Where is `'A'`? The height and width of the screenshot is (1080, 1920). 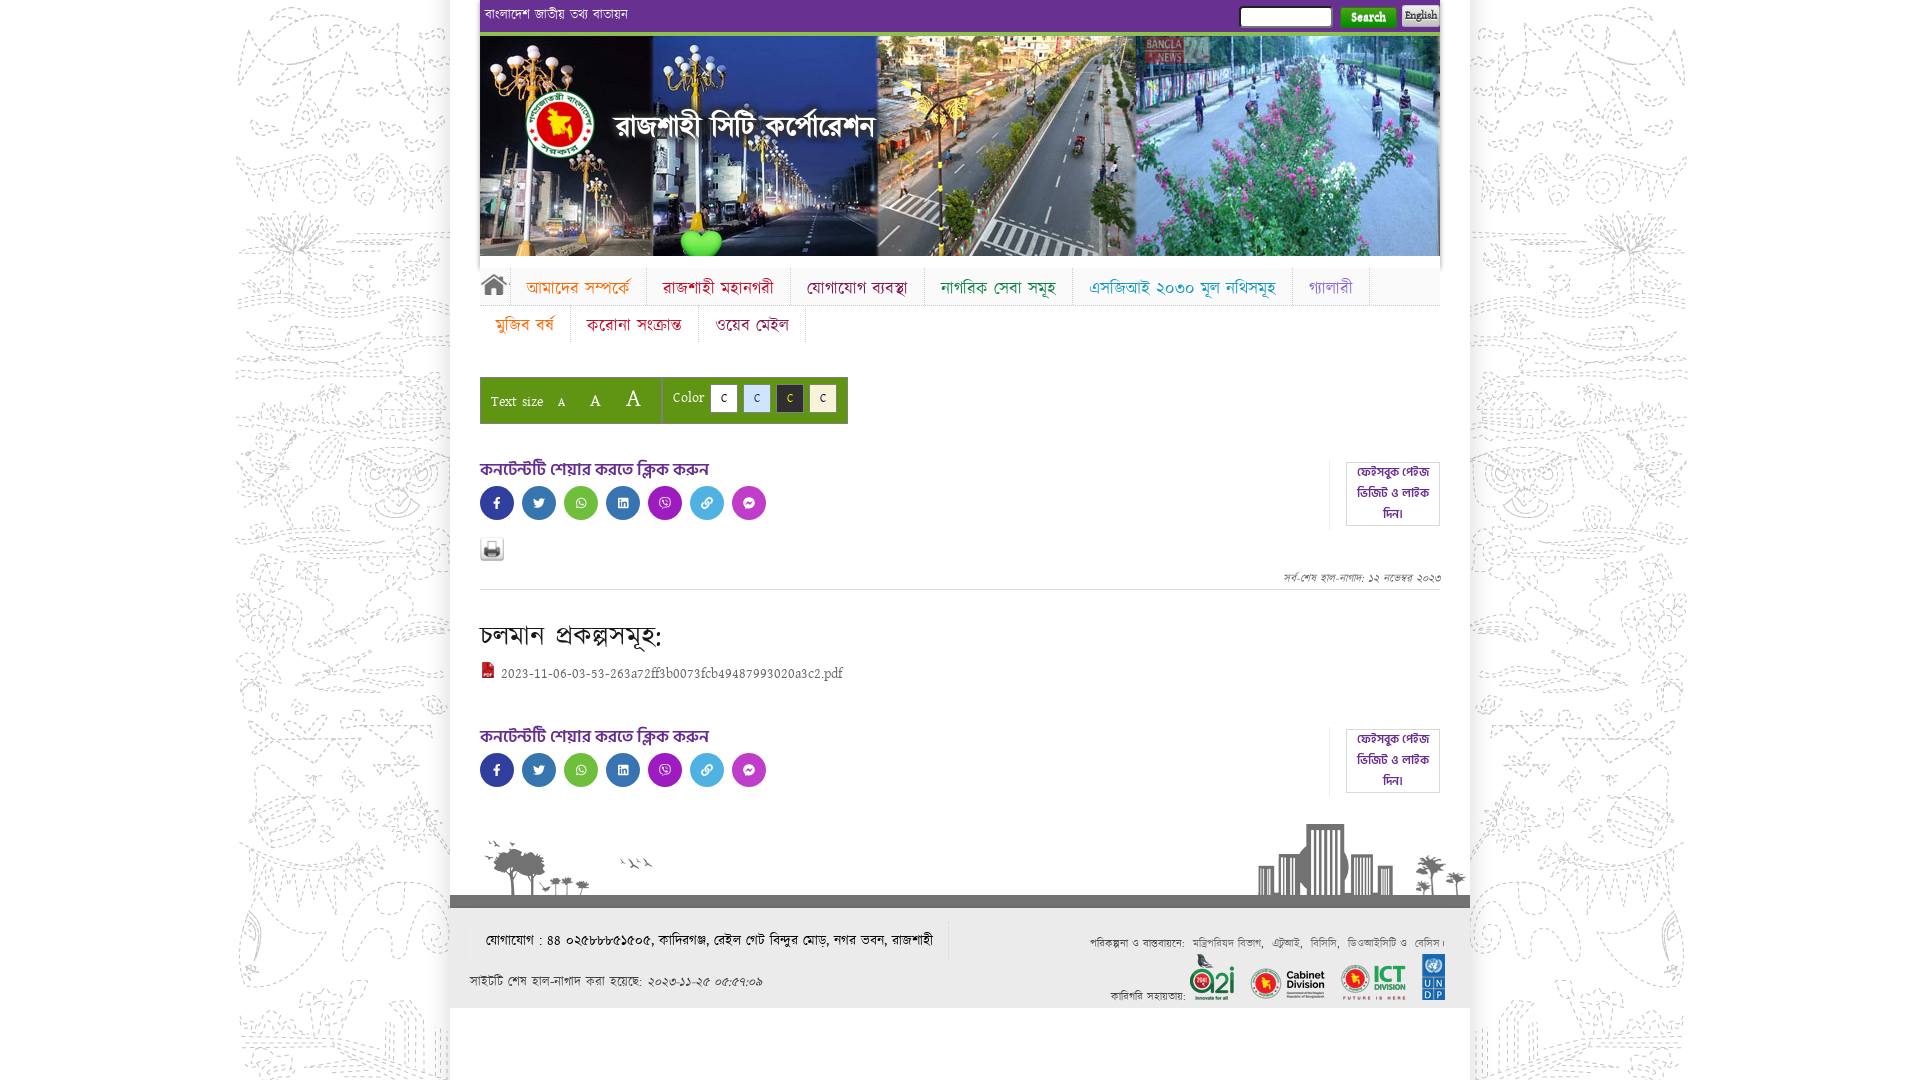
'A' is located at coordinates (614, 398).